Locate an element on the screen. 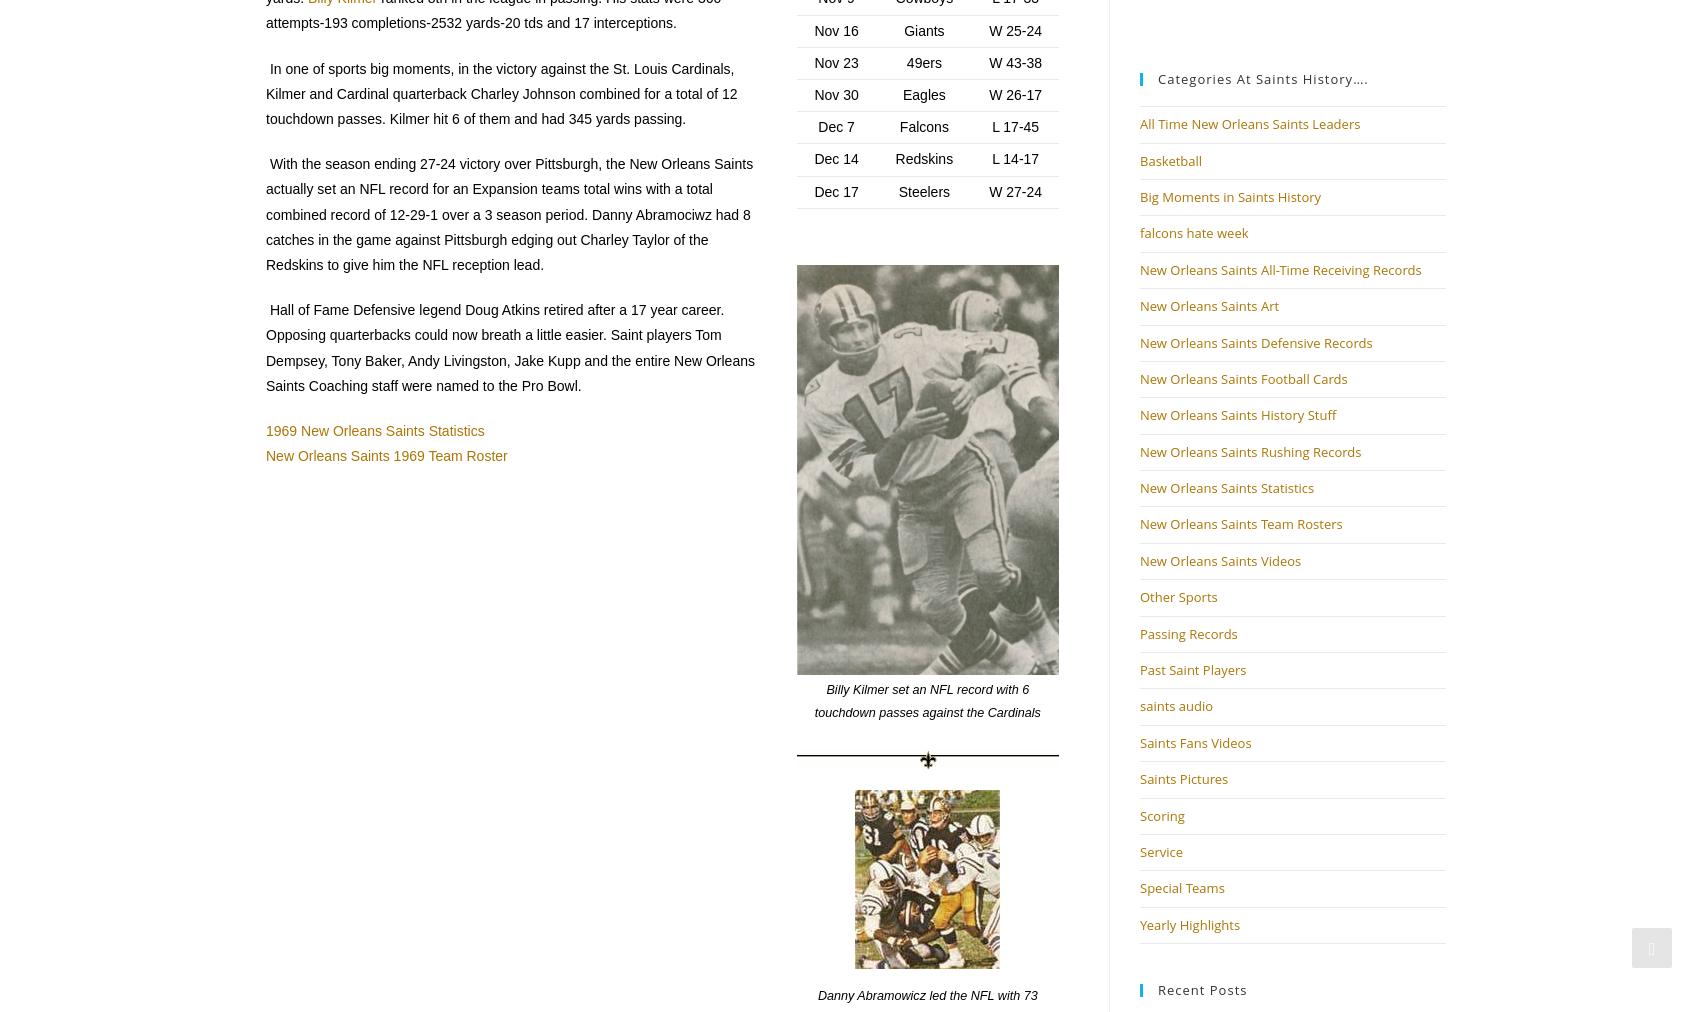 This screenshot has height=1012, width=1692. 'Service' is located at coordinates (1160, 851).